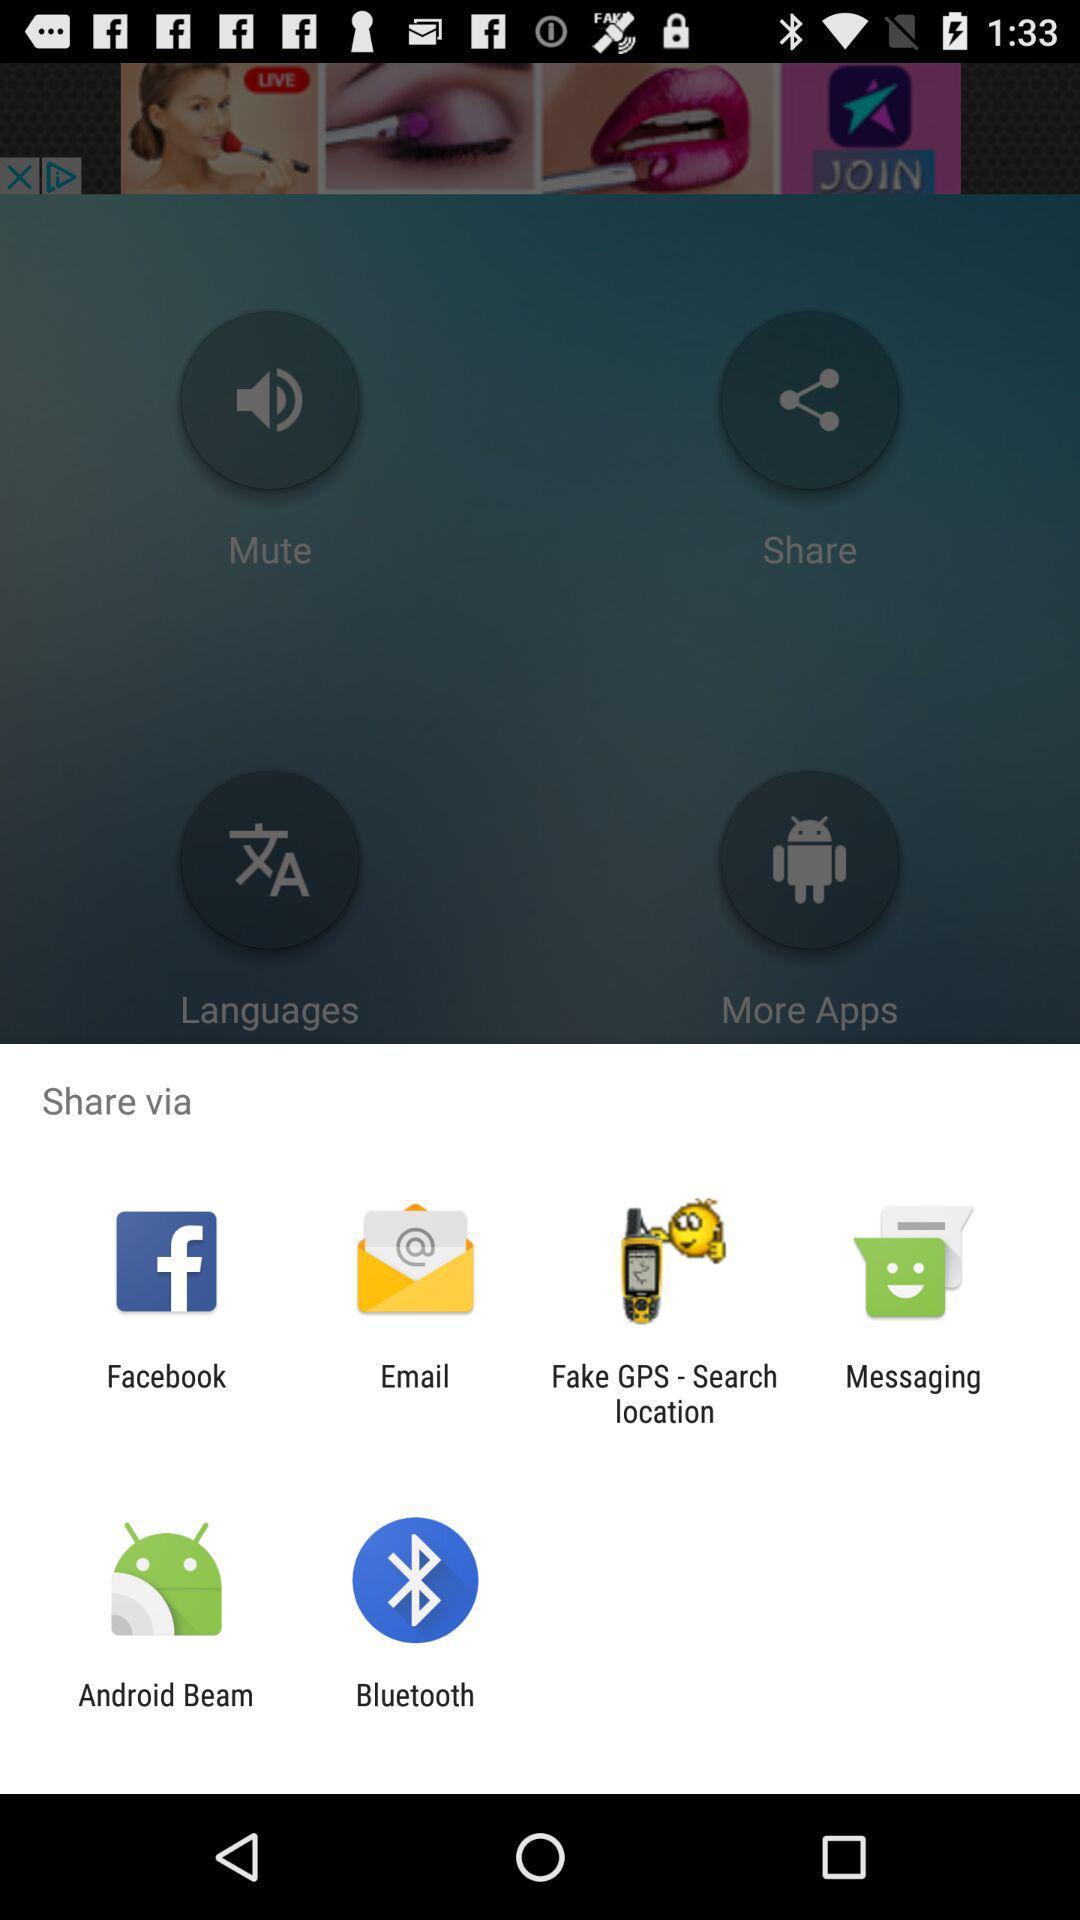 Image resolution: width=1080 pixels, height=1920 pixels. What do you see at coordinates (913, 1392) in the screenshot?
I see `messaging` at bounding box center [913, 1392].